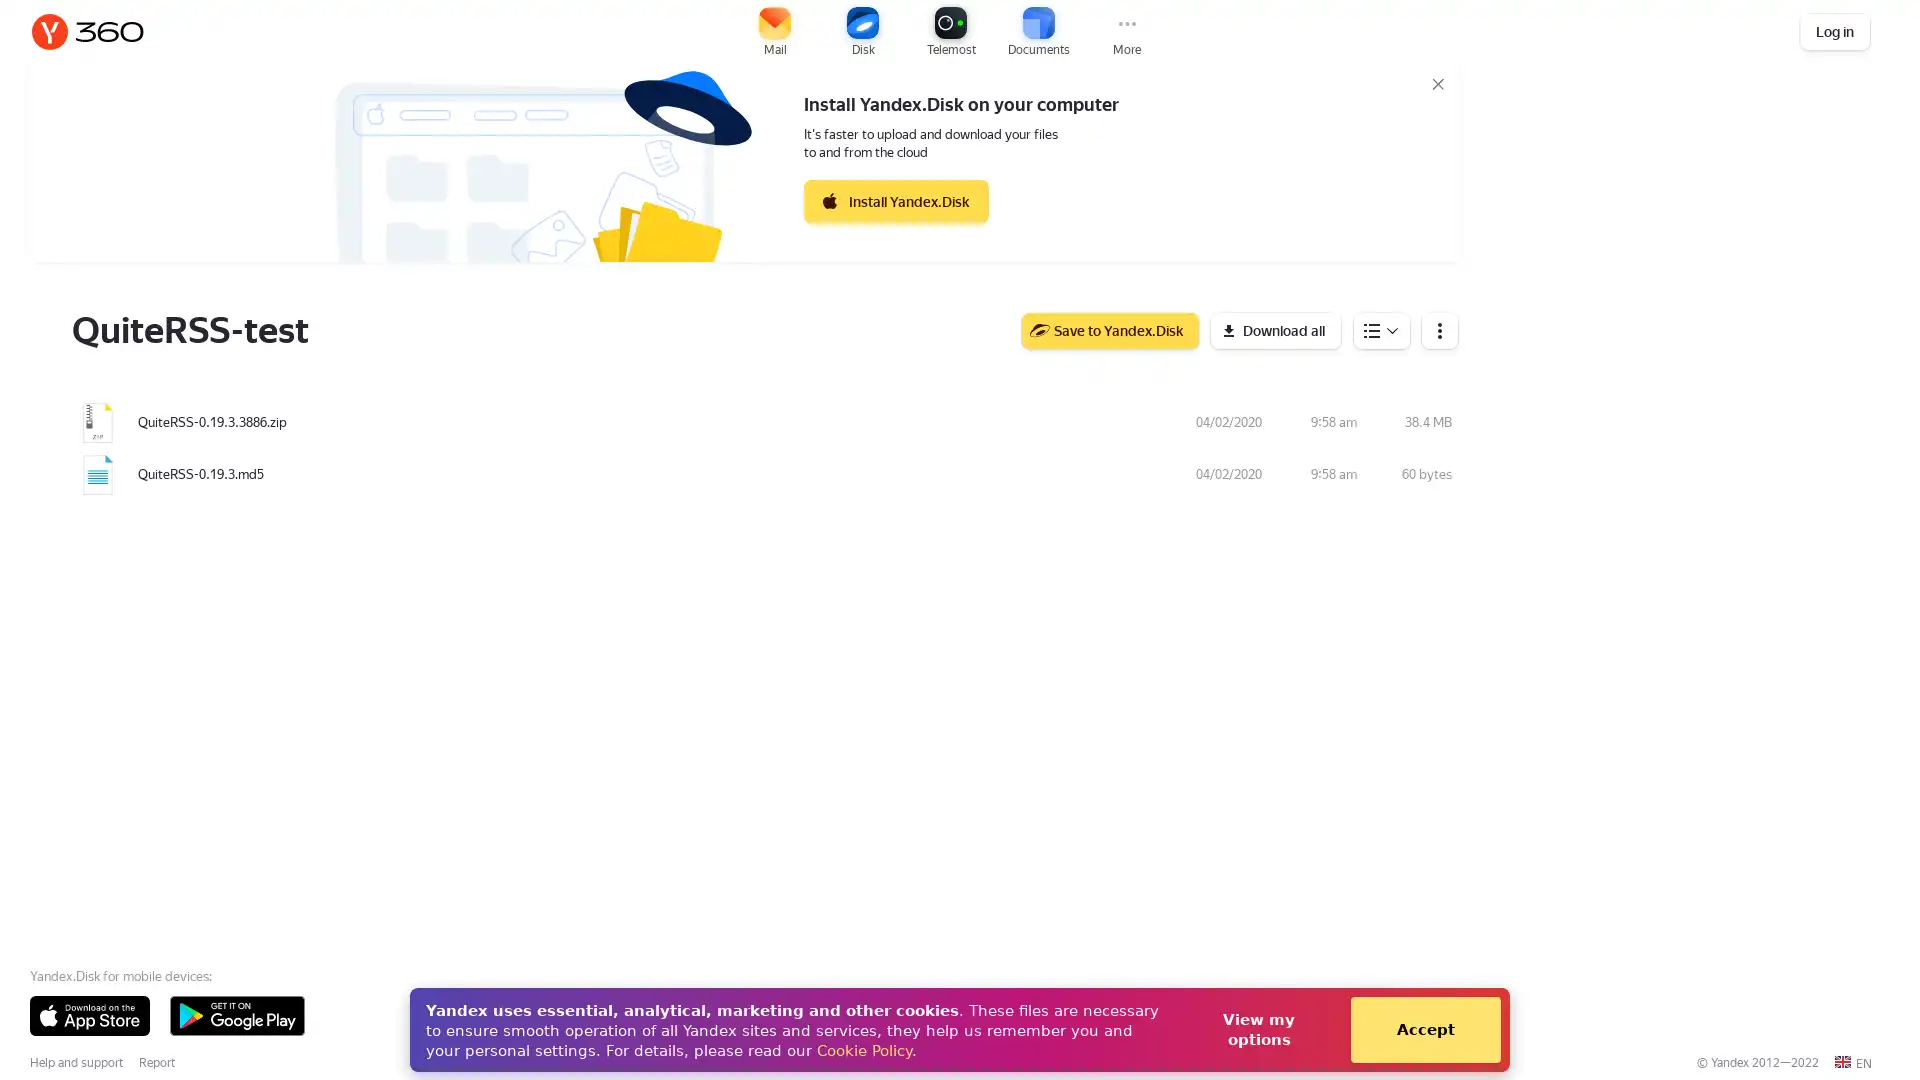 Image resolution: width=1920 pixels, height=1080 pixels. What do you see at coordinates (1852, 1062) in the screenshot?
I see `EN` at bounding box center [1852, 1062].